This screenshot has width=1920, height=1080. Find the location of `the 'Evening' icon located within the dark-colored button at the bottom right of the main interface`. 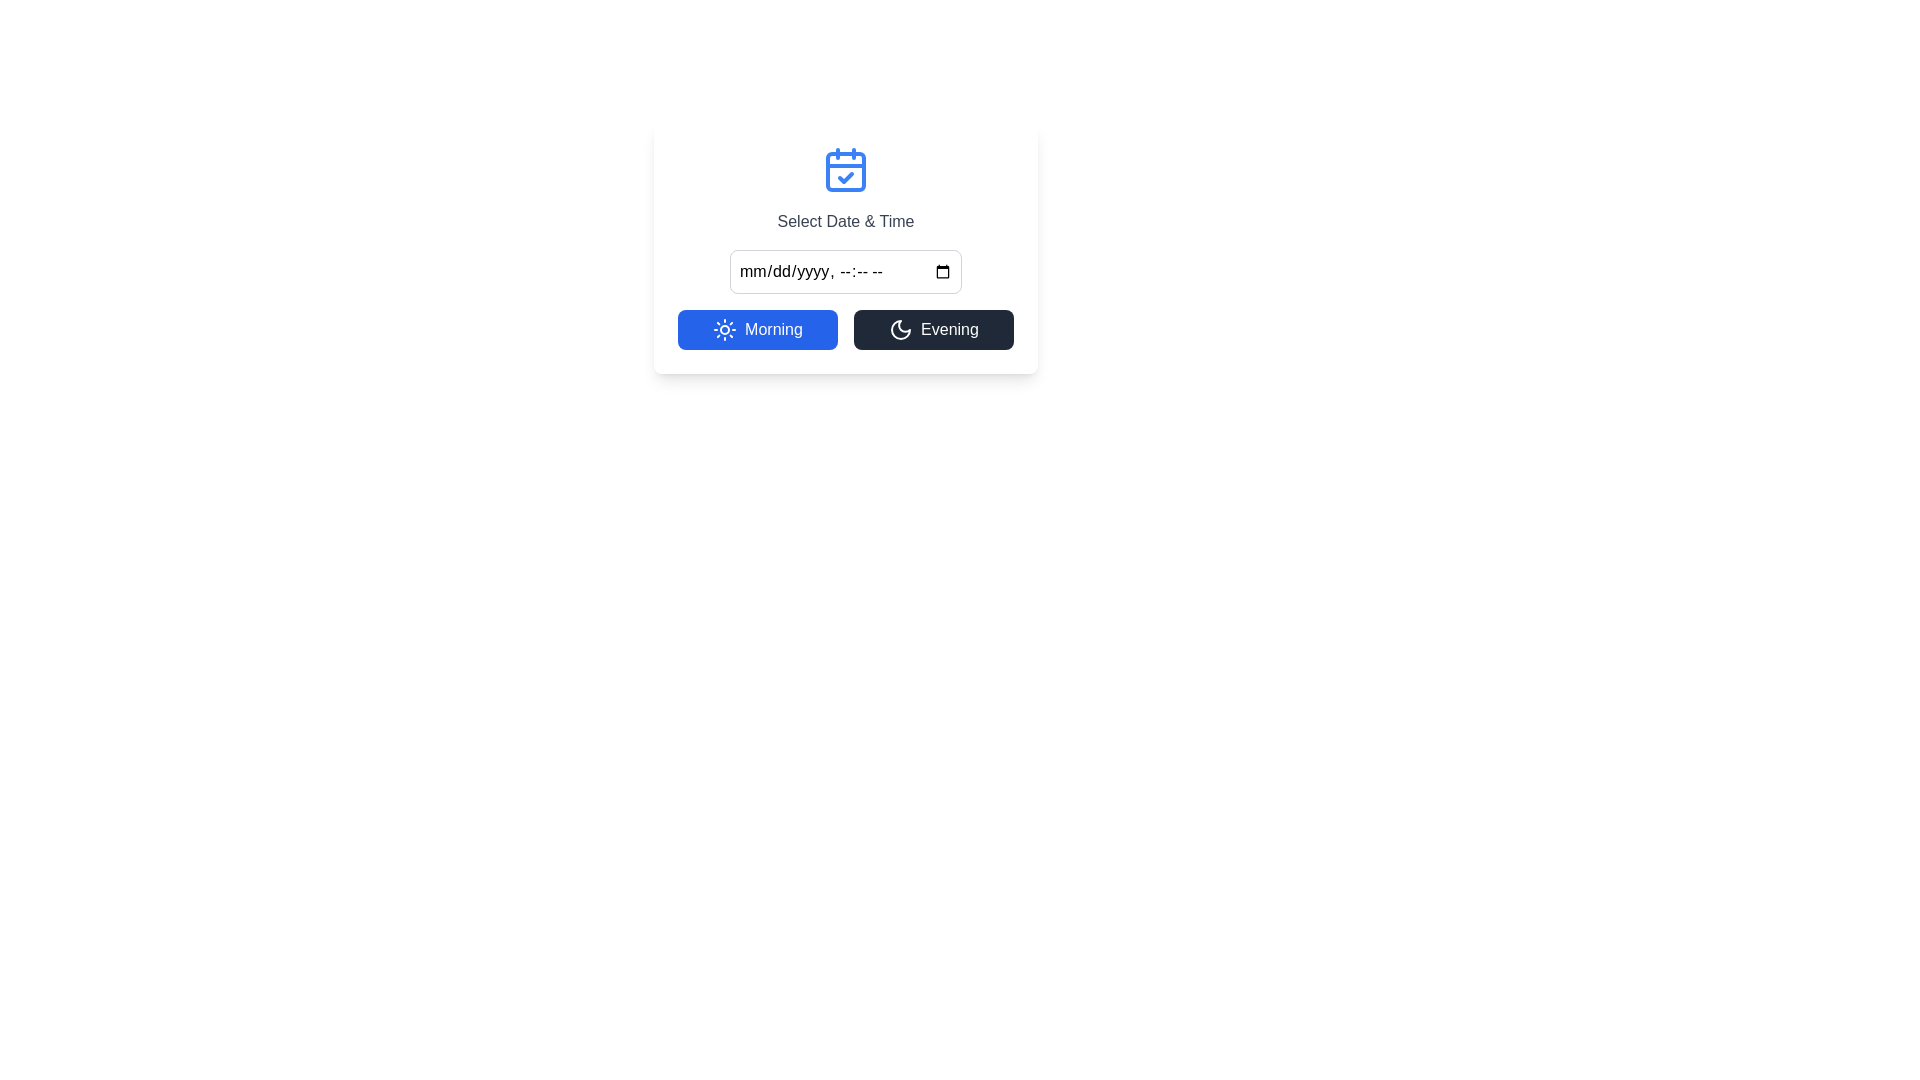

the 'Evening' icon located within the dark-colored button at the bottom right of the main interface is located at coordinates (900, 329).